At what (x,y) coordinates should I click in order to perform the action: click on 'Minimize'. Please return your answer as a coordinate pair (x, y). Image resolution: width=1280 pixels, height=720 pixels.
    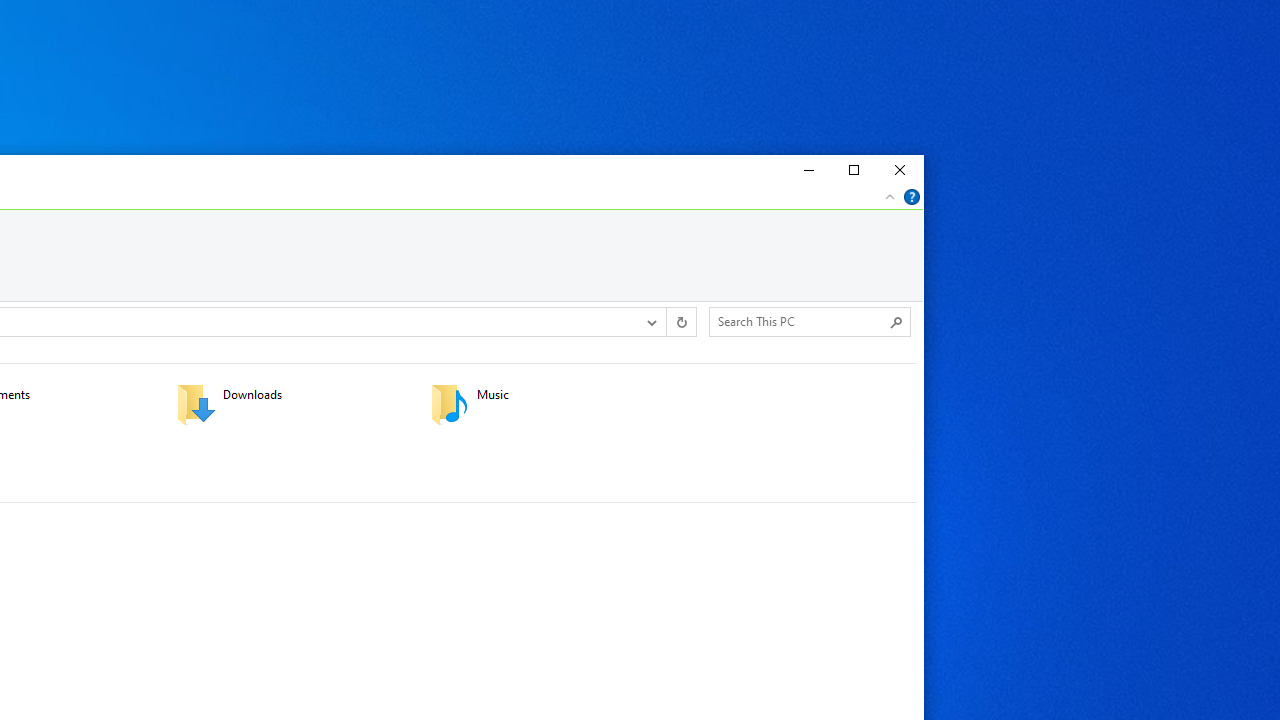
    Looking at the image, I should click on (807, 170).